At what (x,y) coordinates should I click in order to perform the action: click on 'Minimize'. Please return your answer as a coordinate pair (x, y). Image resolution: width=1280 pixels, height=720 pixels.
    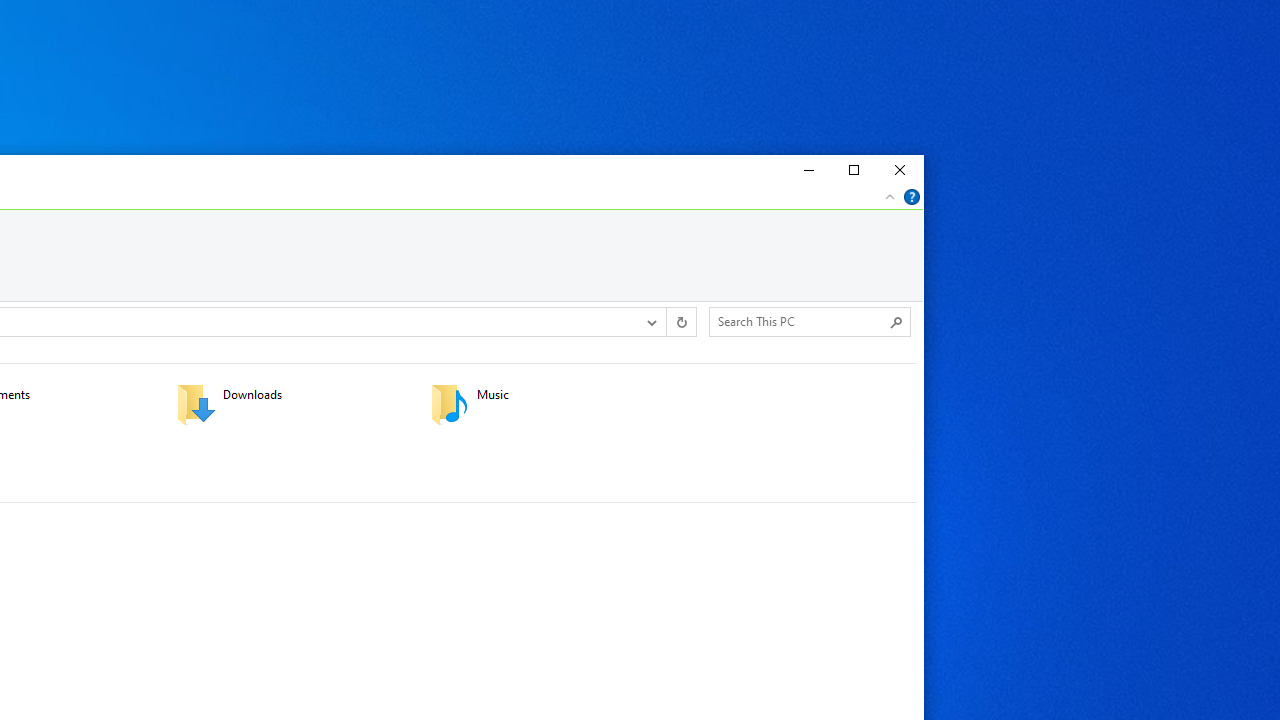
    Looking at the image, I should click on (807, 170).